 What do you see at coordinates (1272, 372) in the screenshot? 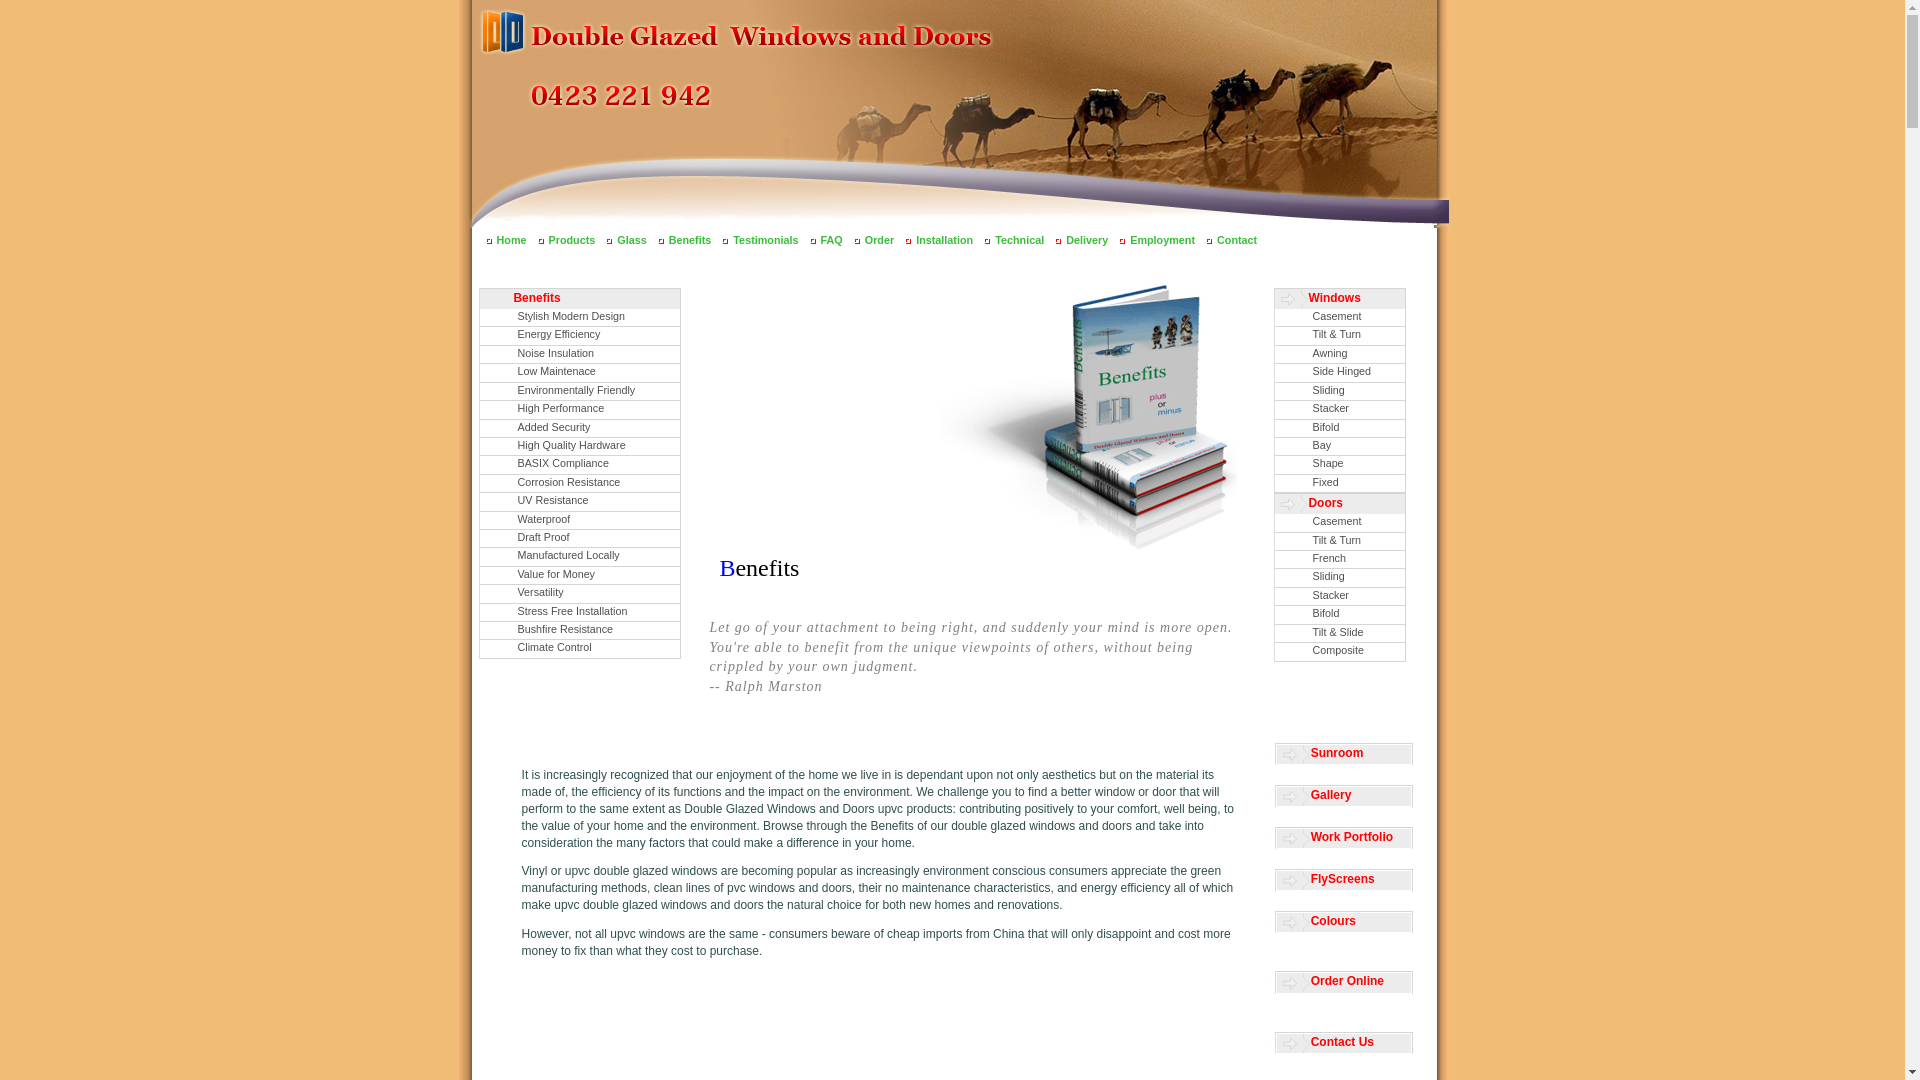
I see `'Side Hinged'` at bounding box center [1272, 372].